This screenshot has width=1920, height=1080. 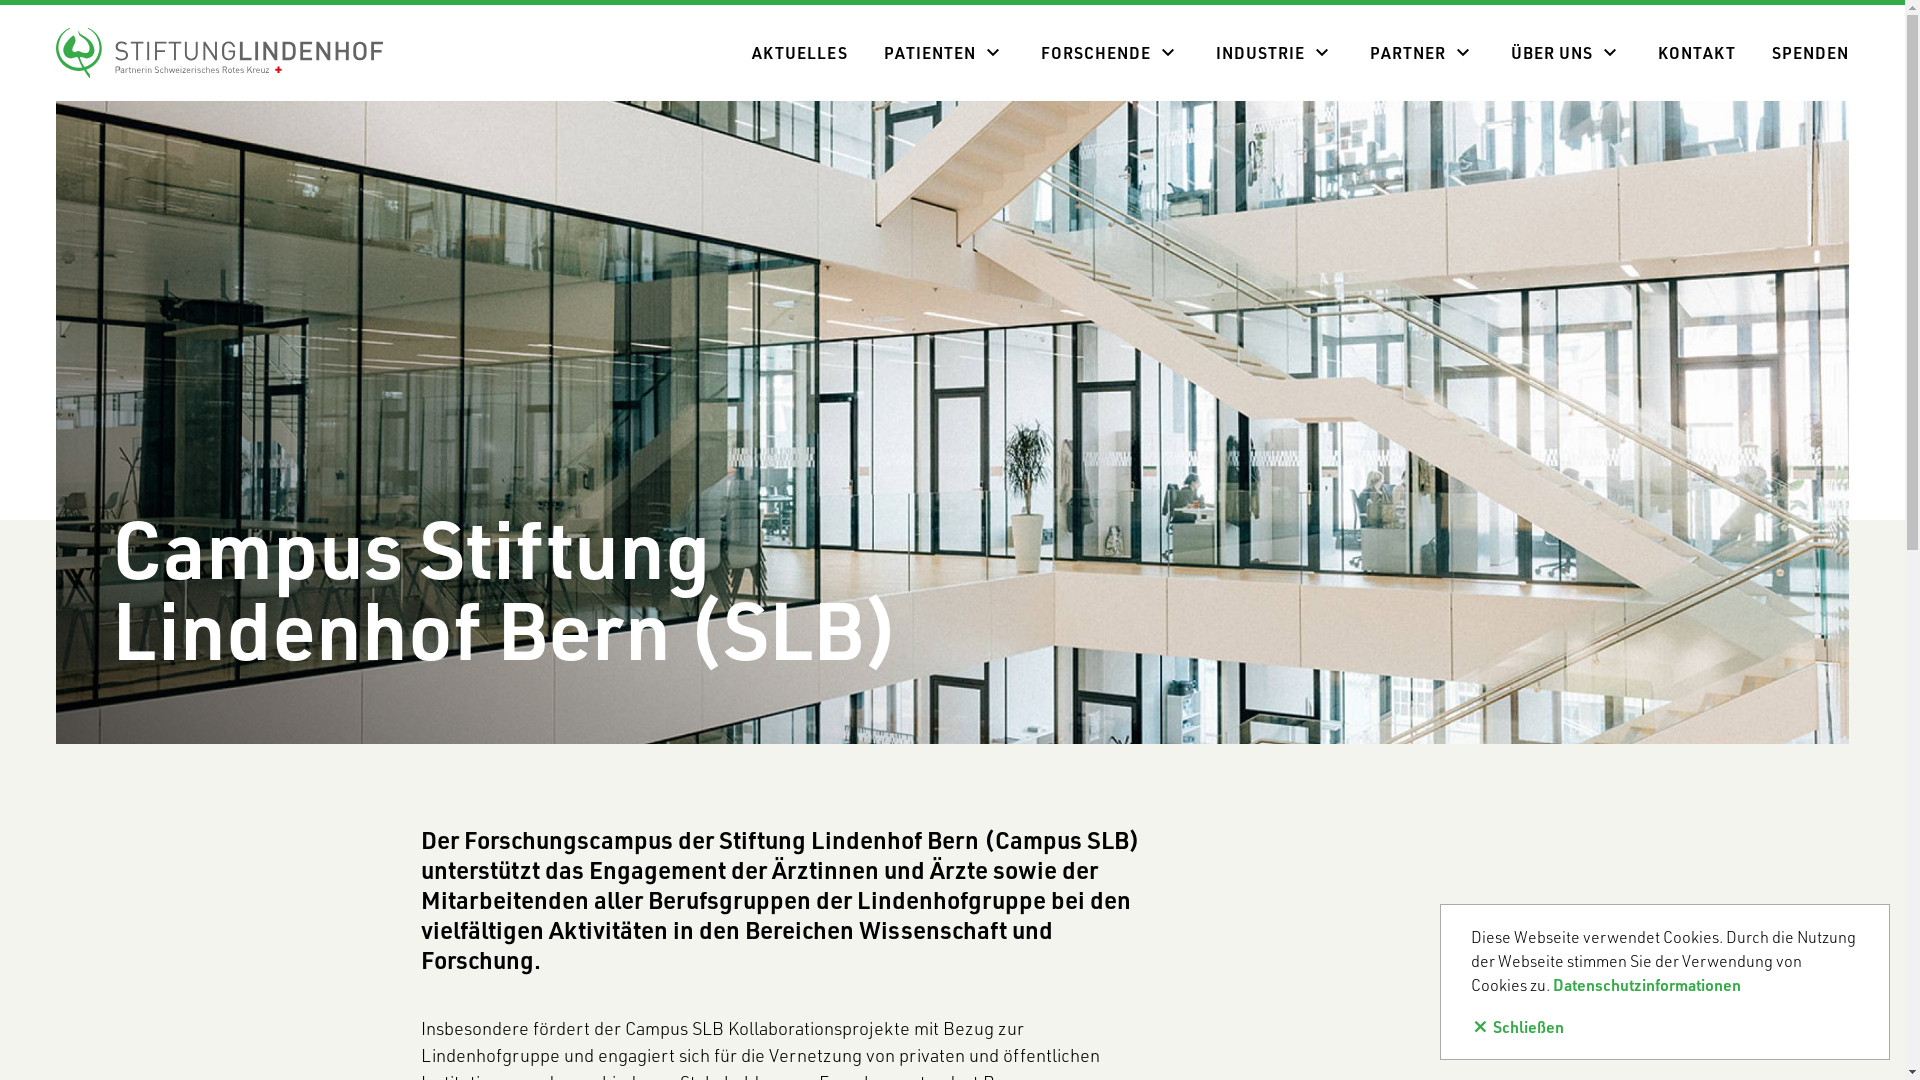 What do you see at coordinates (1646, 983) in the screenshot?
I see `'Datenschutzinformationen'` at bounding box center [1646, 983].